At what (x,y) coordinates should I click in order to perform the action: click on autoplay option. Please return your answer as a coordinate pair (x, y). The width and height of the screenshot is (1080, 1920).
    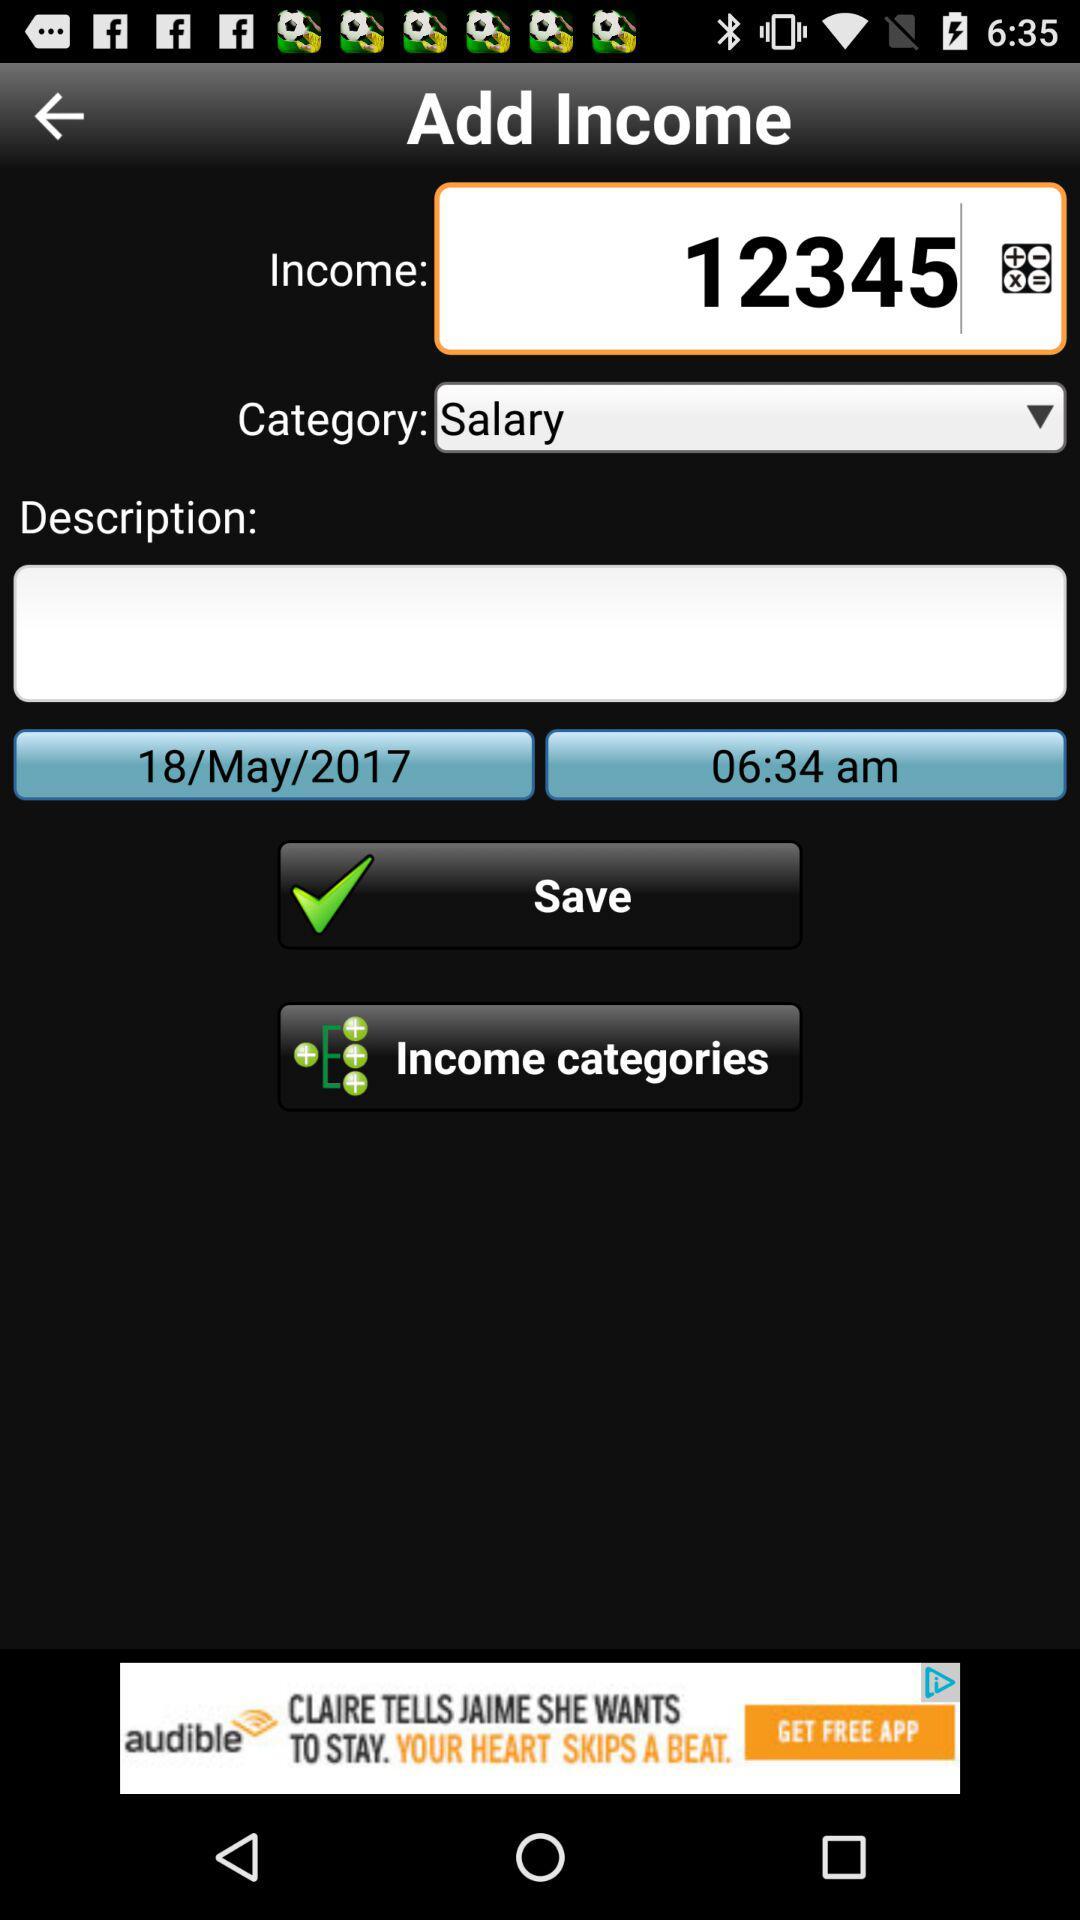
    Looking at the image, I should click on (1026, 267).